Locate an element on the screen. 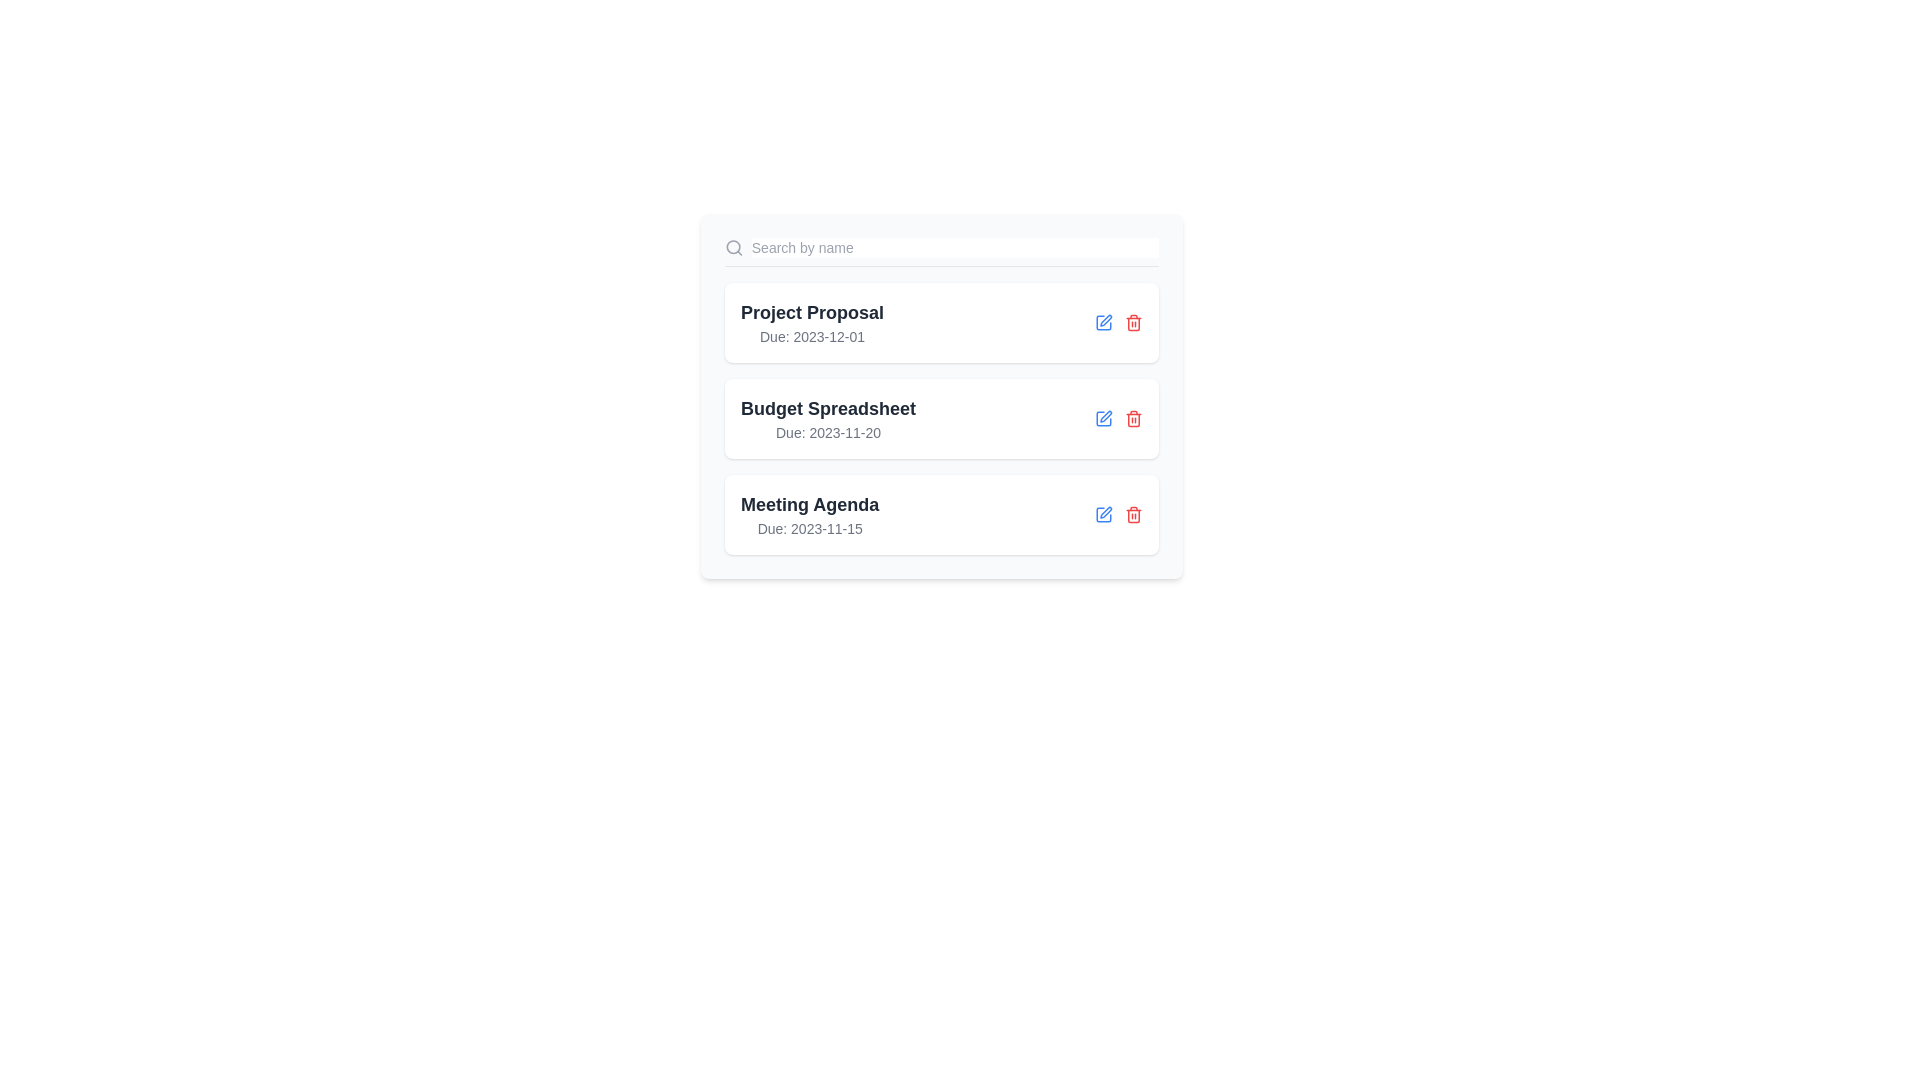  the trash icon next to the item Meeting Agenda to delete it is located at coordinates (1133, 514).